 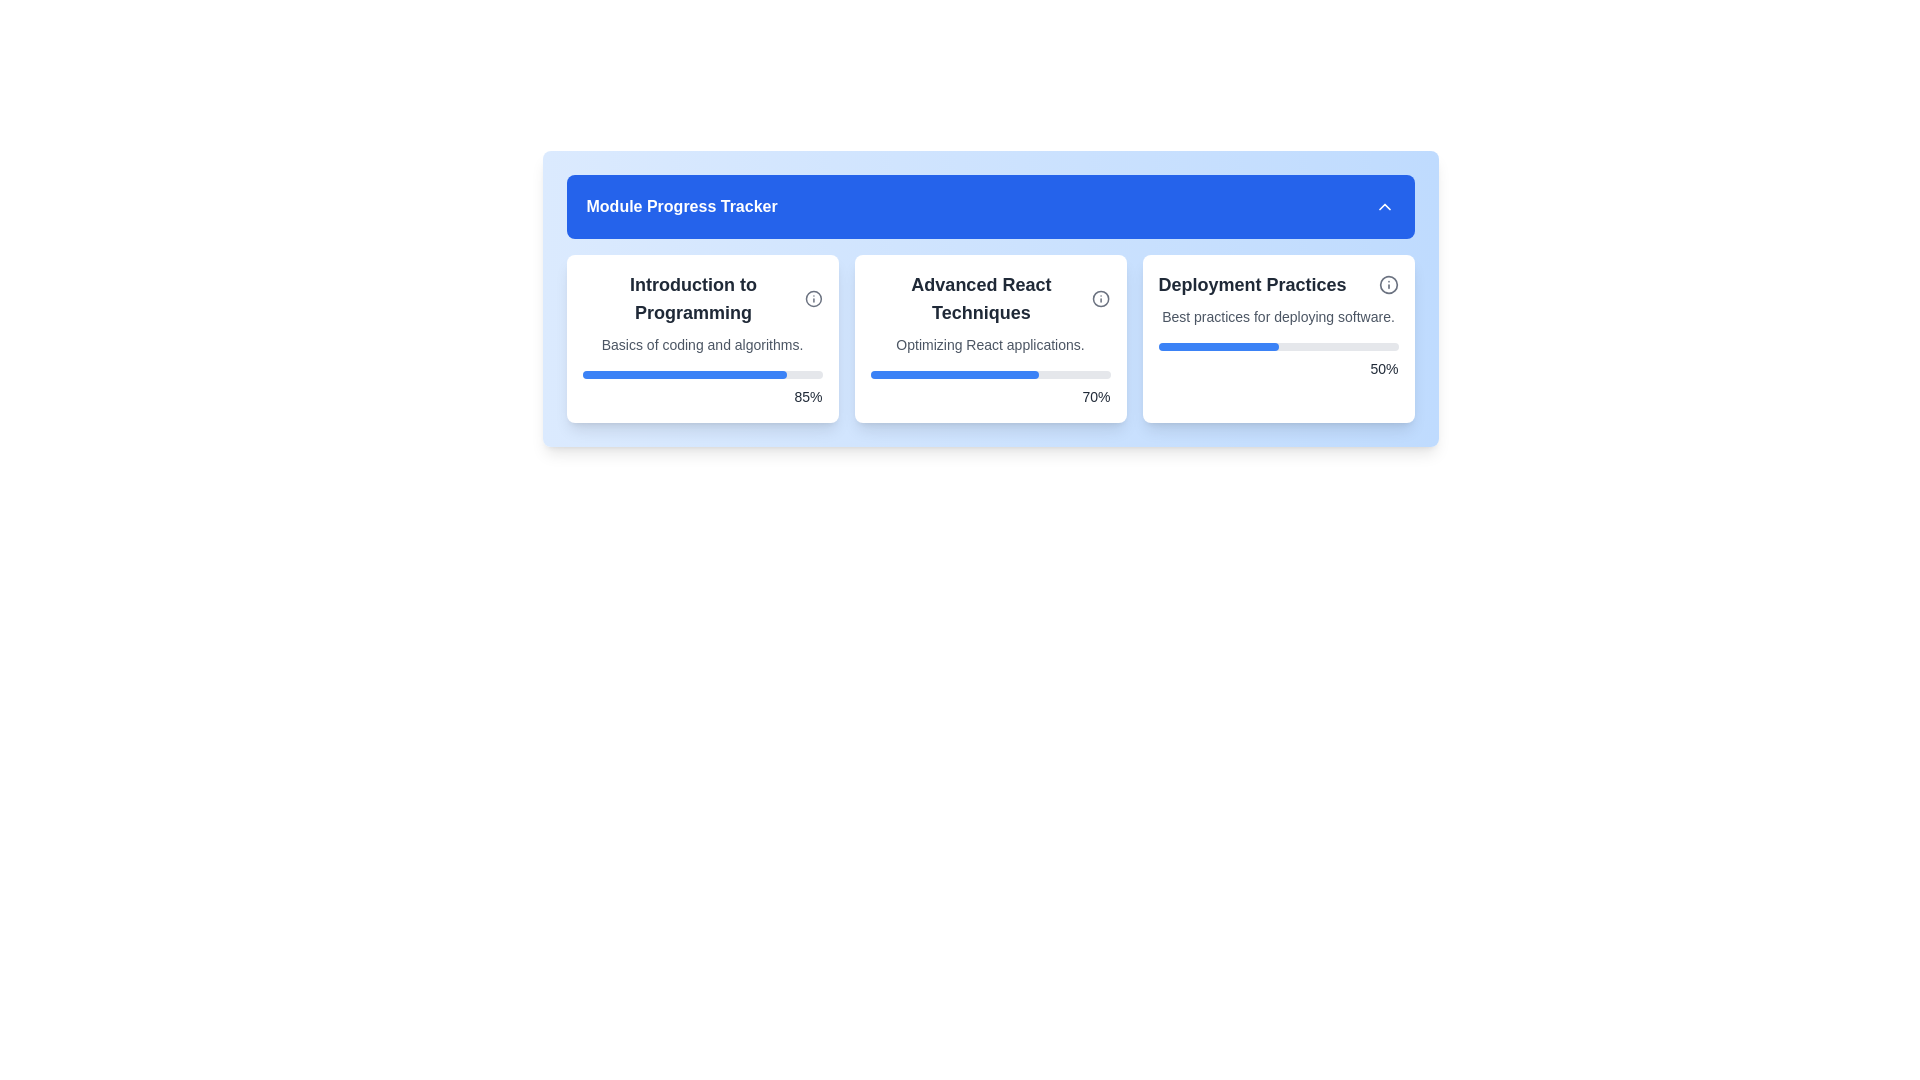 I want to click on the circular information icon located in the top-right corner of the 'Deployment Practices' card, so click(x=1387, y=285).